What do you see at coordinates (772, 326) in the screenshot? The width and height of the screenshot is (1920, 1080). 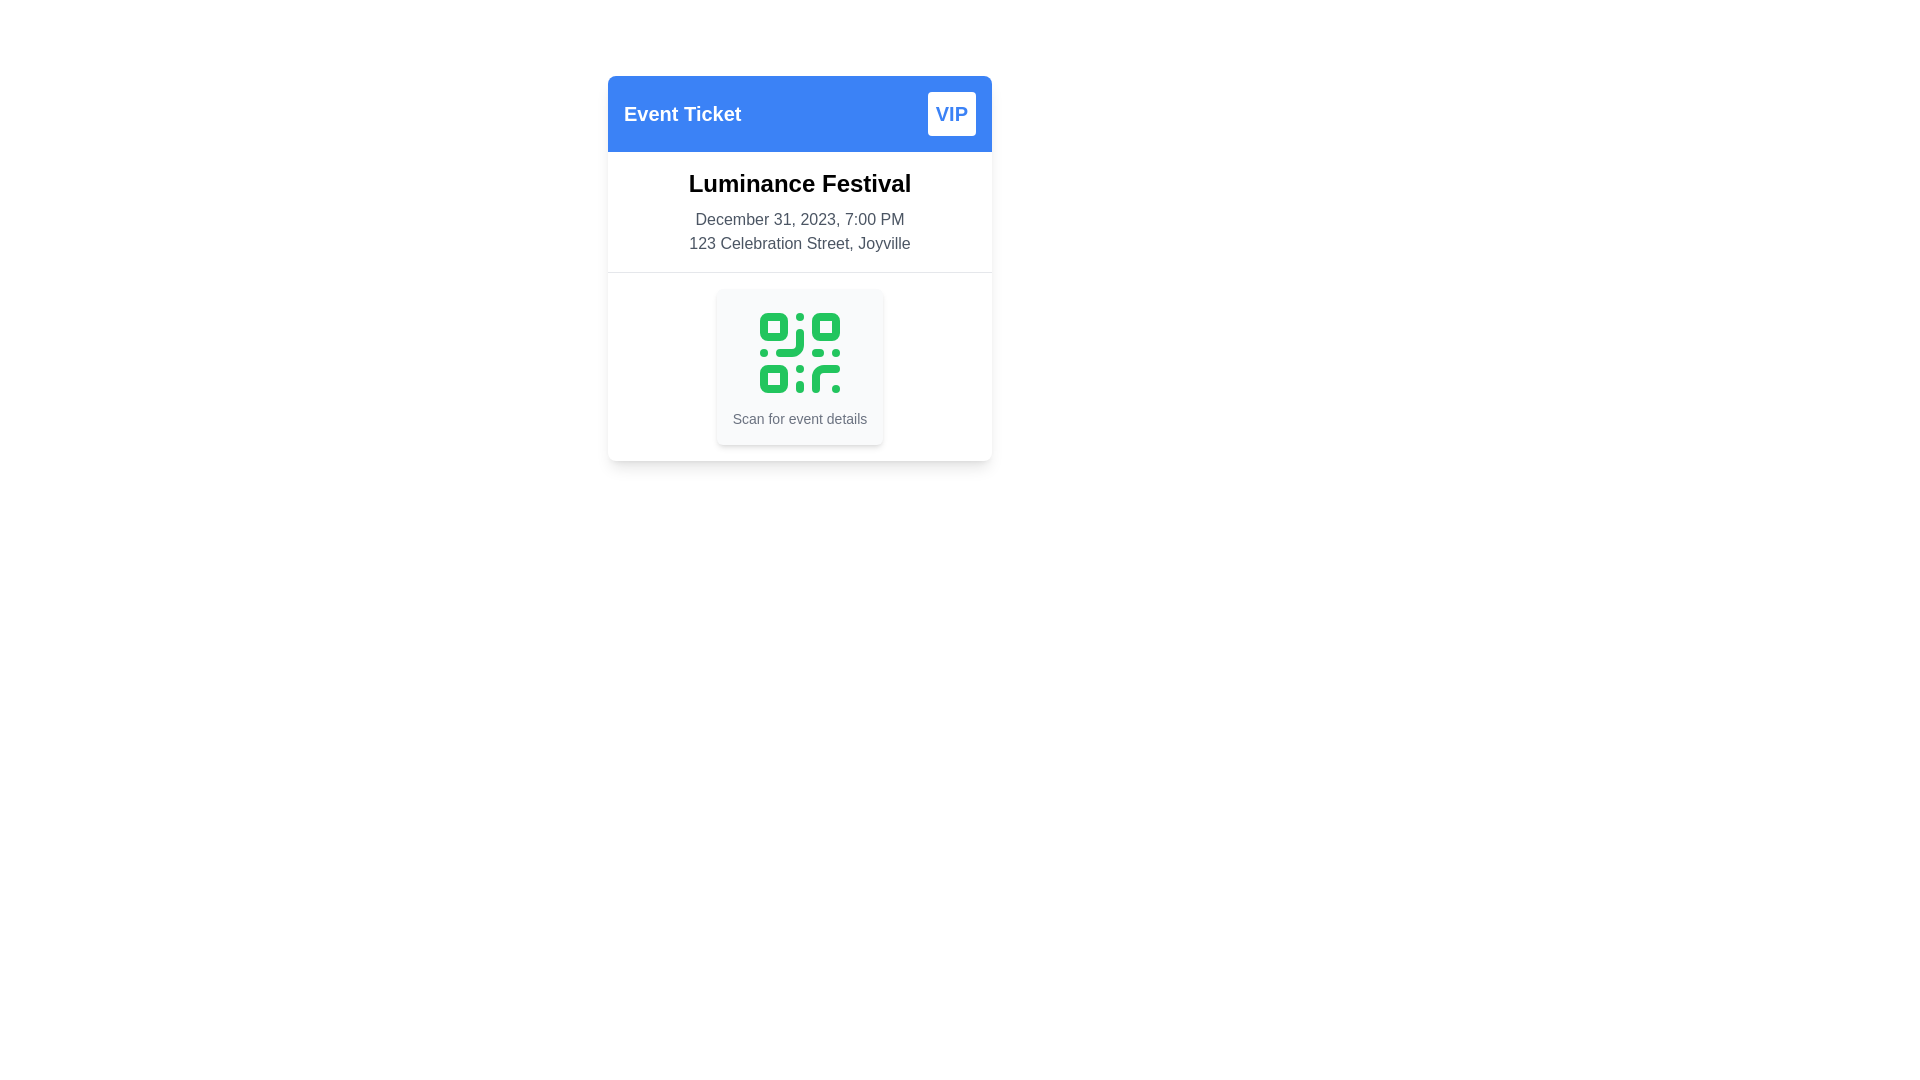 I see `the small square element with rounded corners located at the upper-left corner of a green QR code icon` at bounding box center [772, 326].